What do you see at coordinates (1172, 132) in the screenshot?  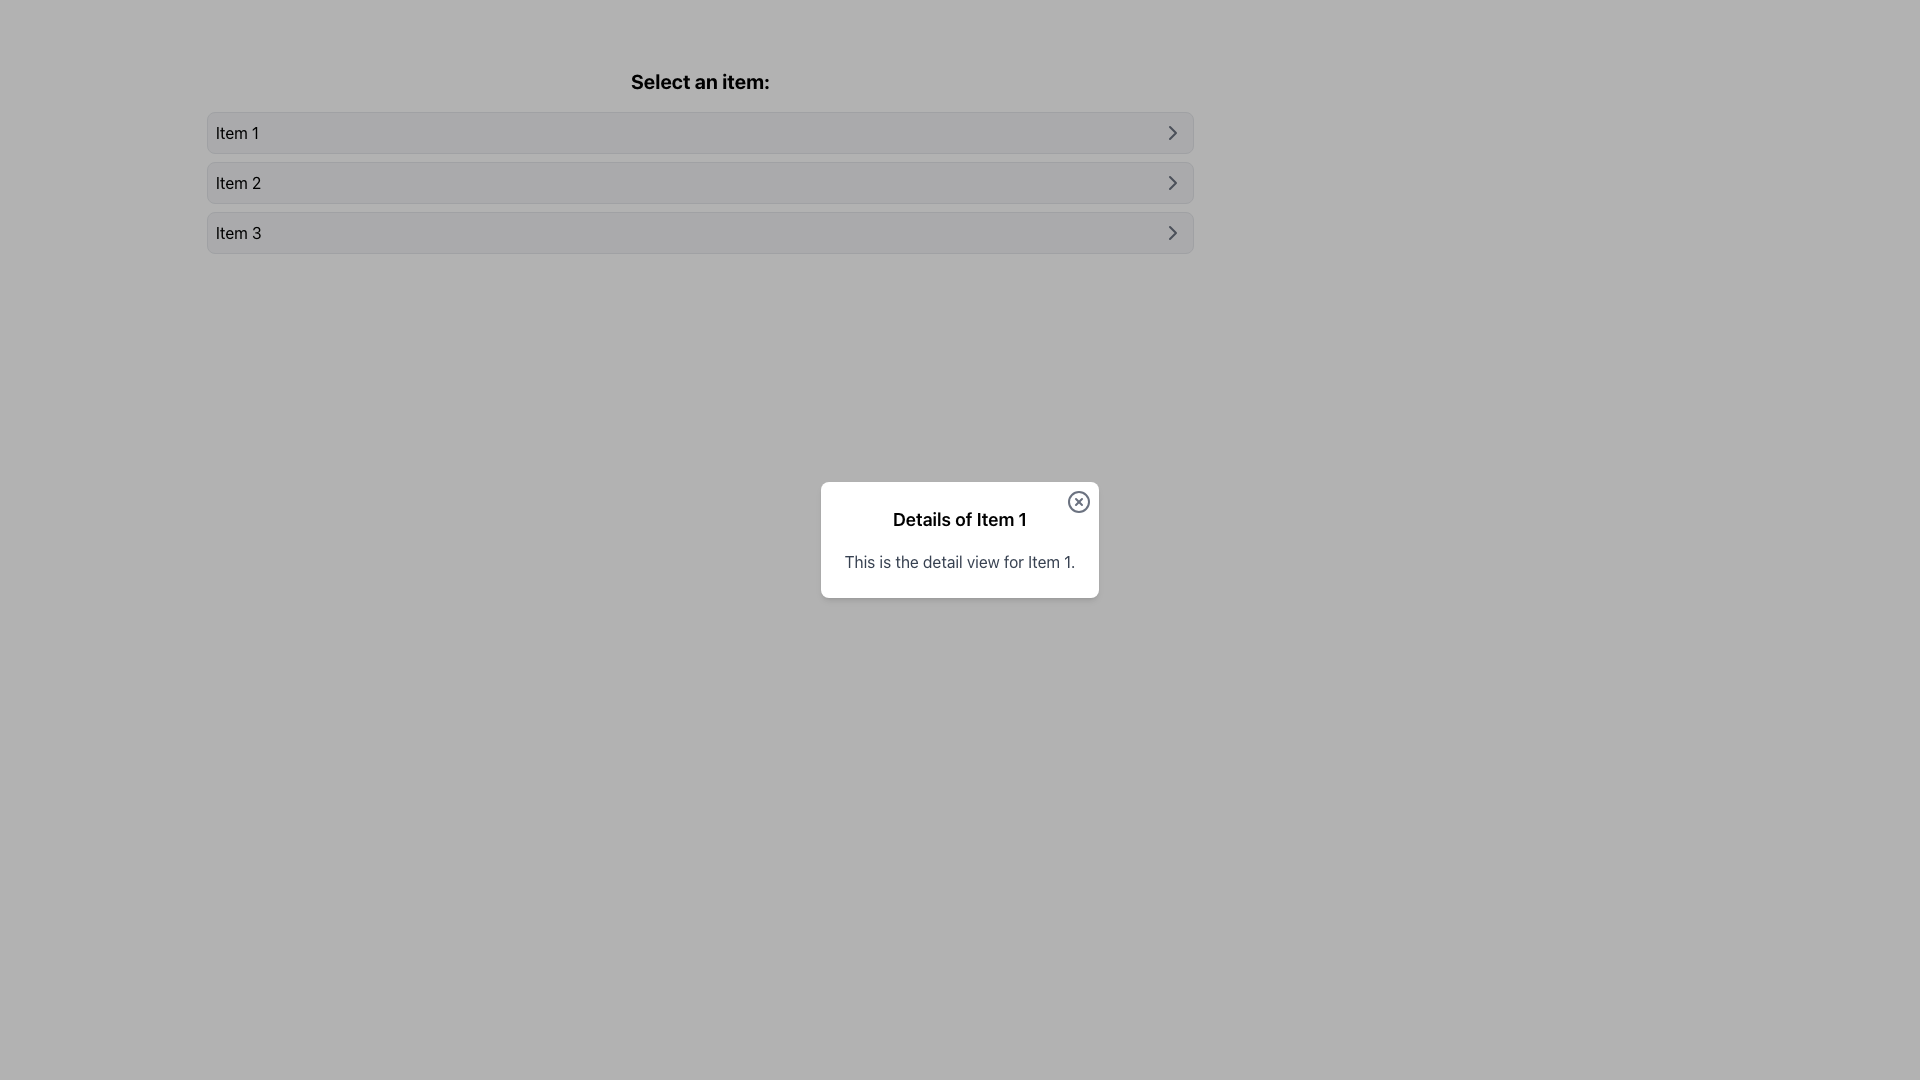 I see `the right-pointing chevron icon with a gray color and rounded outline located at the far-right edge of the first item in the vertical list labeled 'Select an item'` at bounding box center [1172, 132].